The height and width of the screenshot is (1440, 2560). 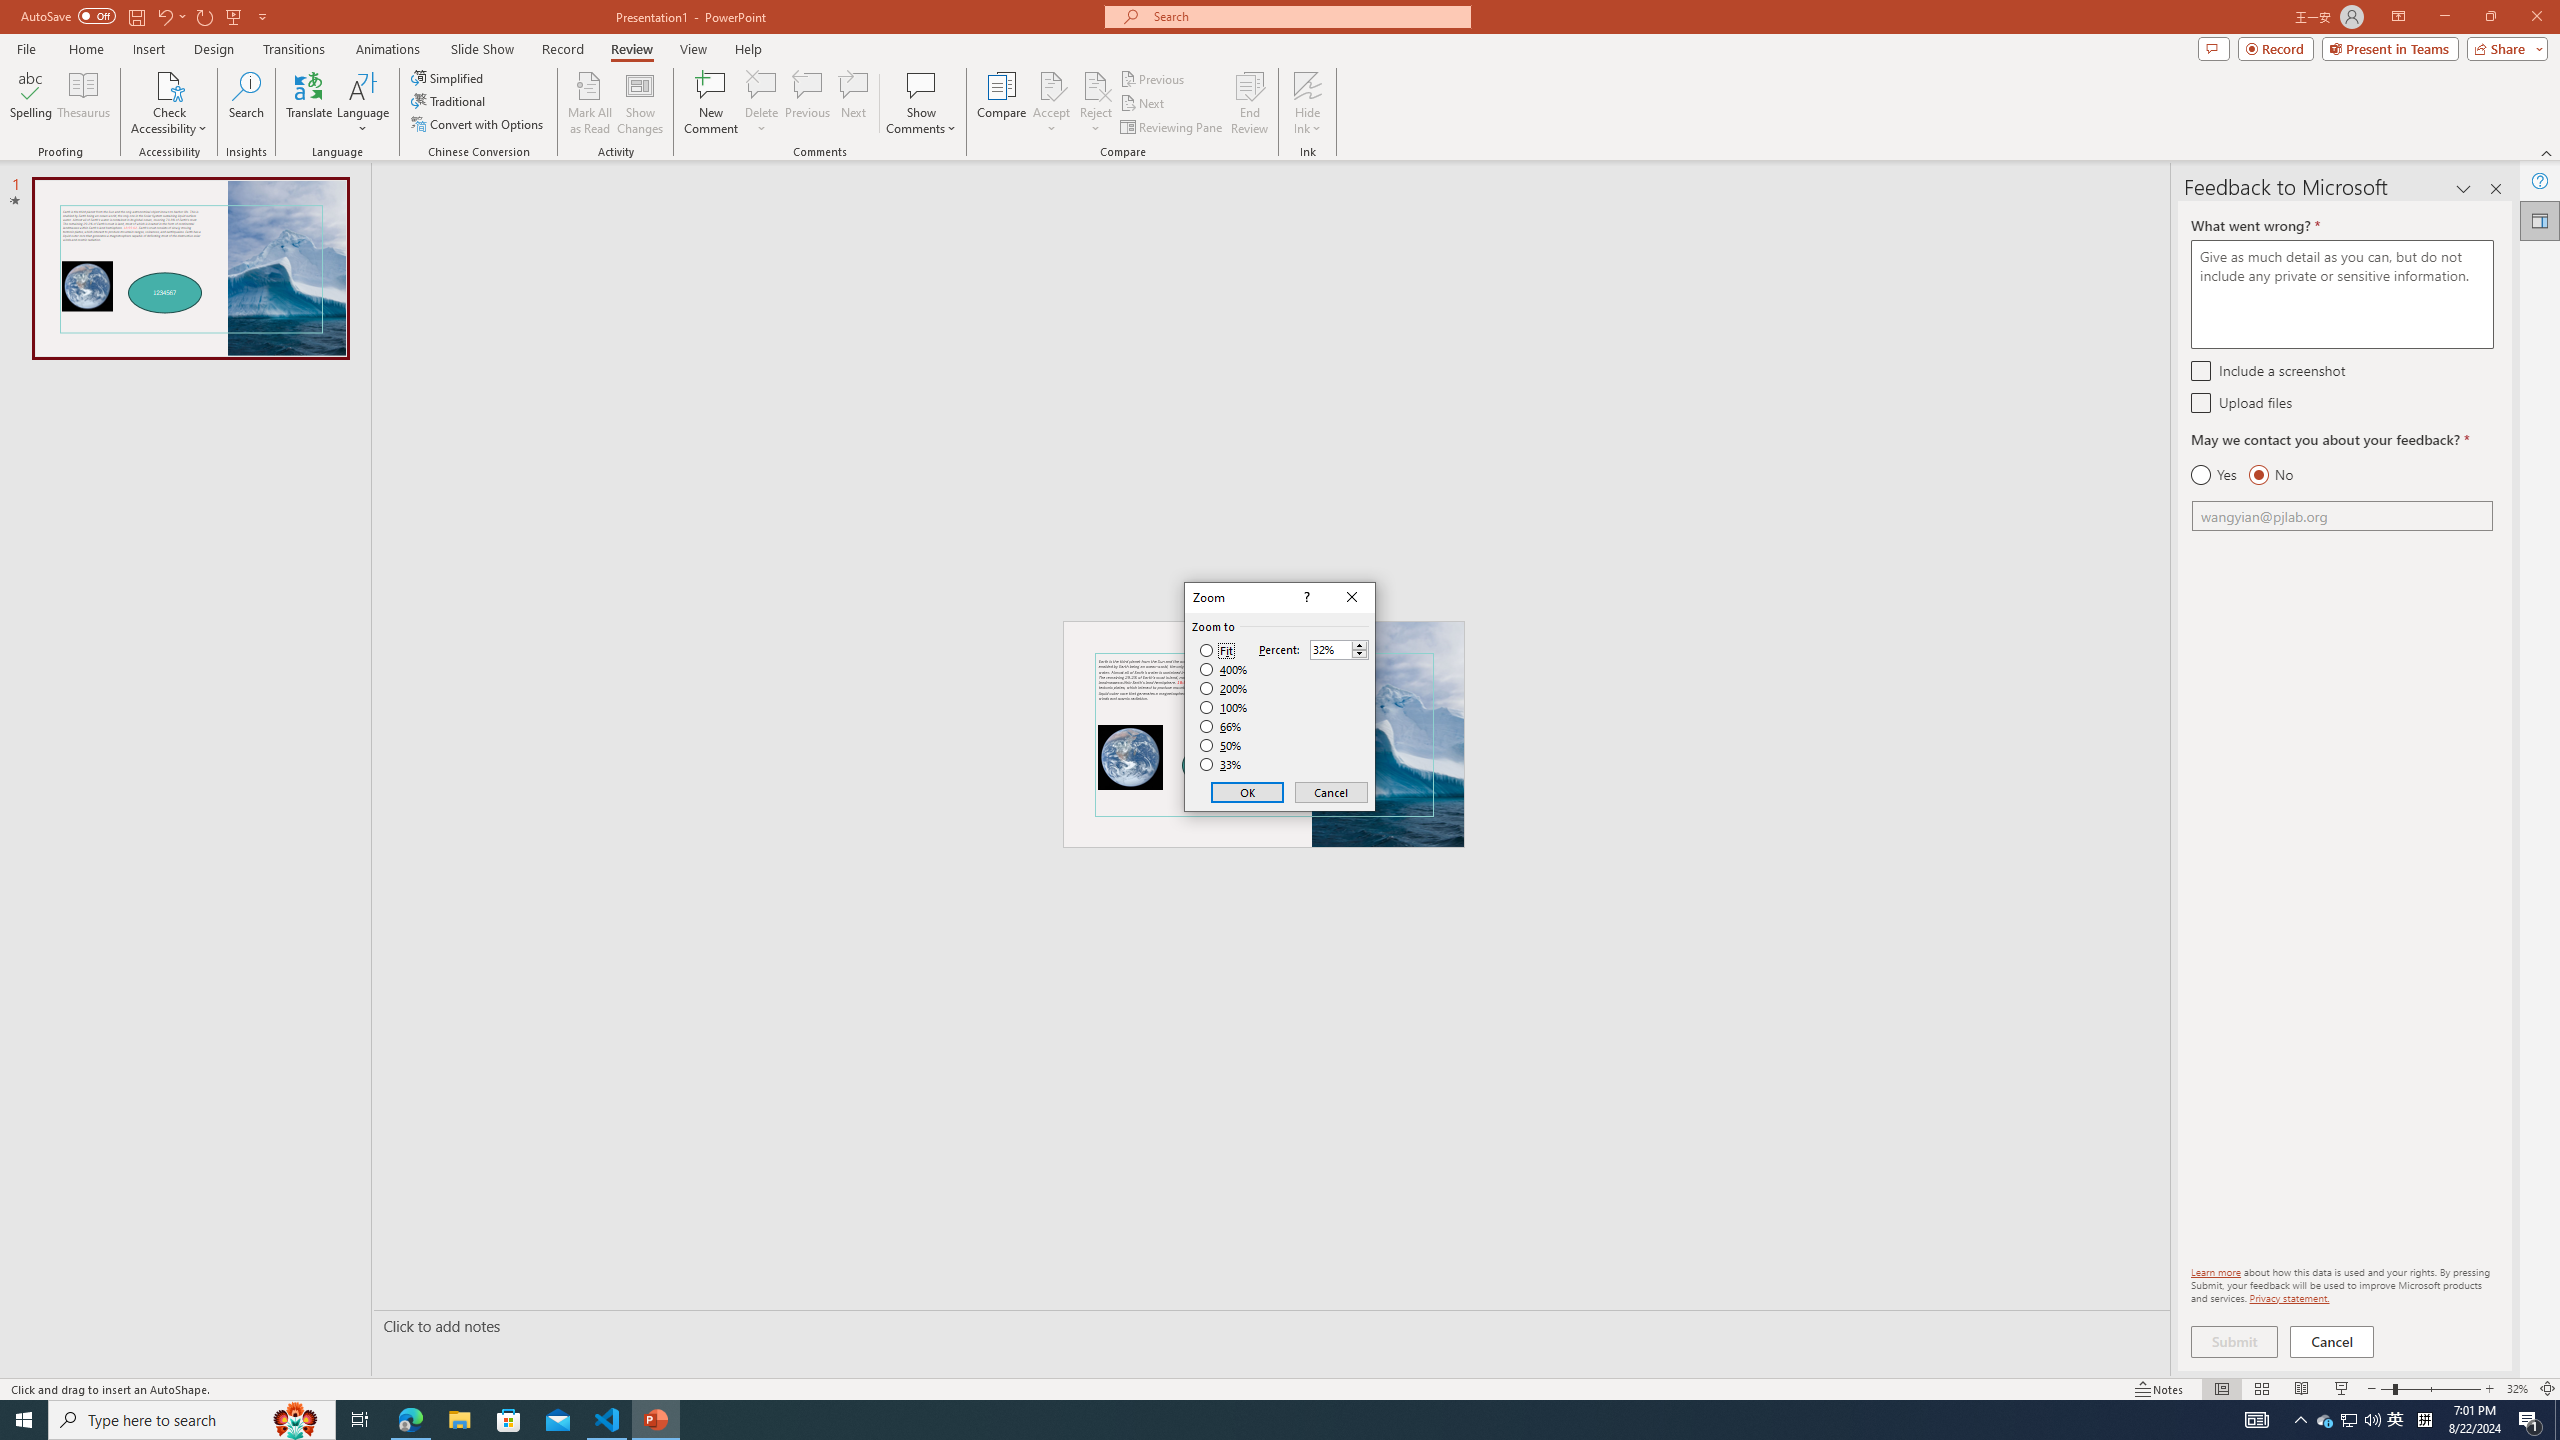 I want to click on 'Accept', so click(x=1051, y=103).